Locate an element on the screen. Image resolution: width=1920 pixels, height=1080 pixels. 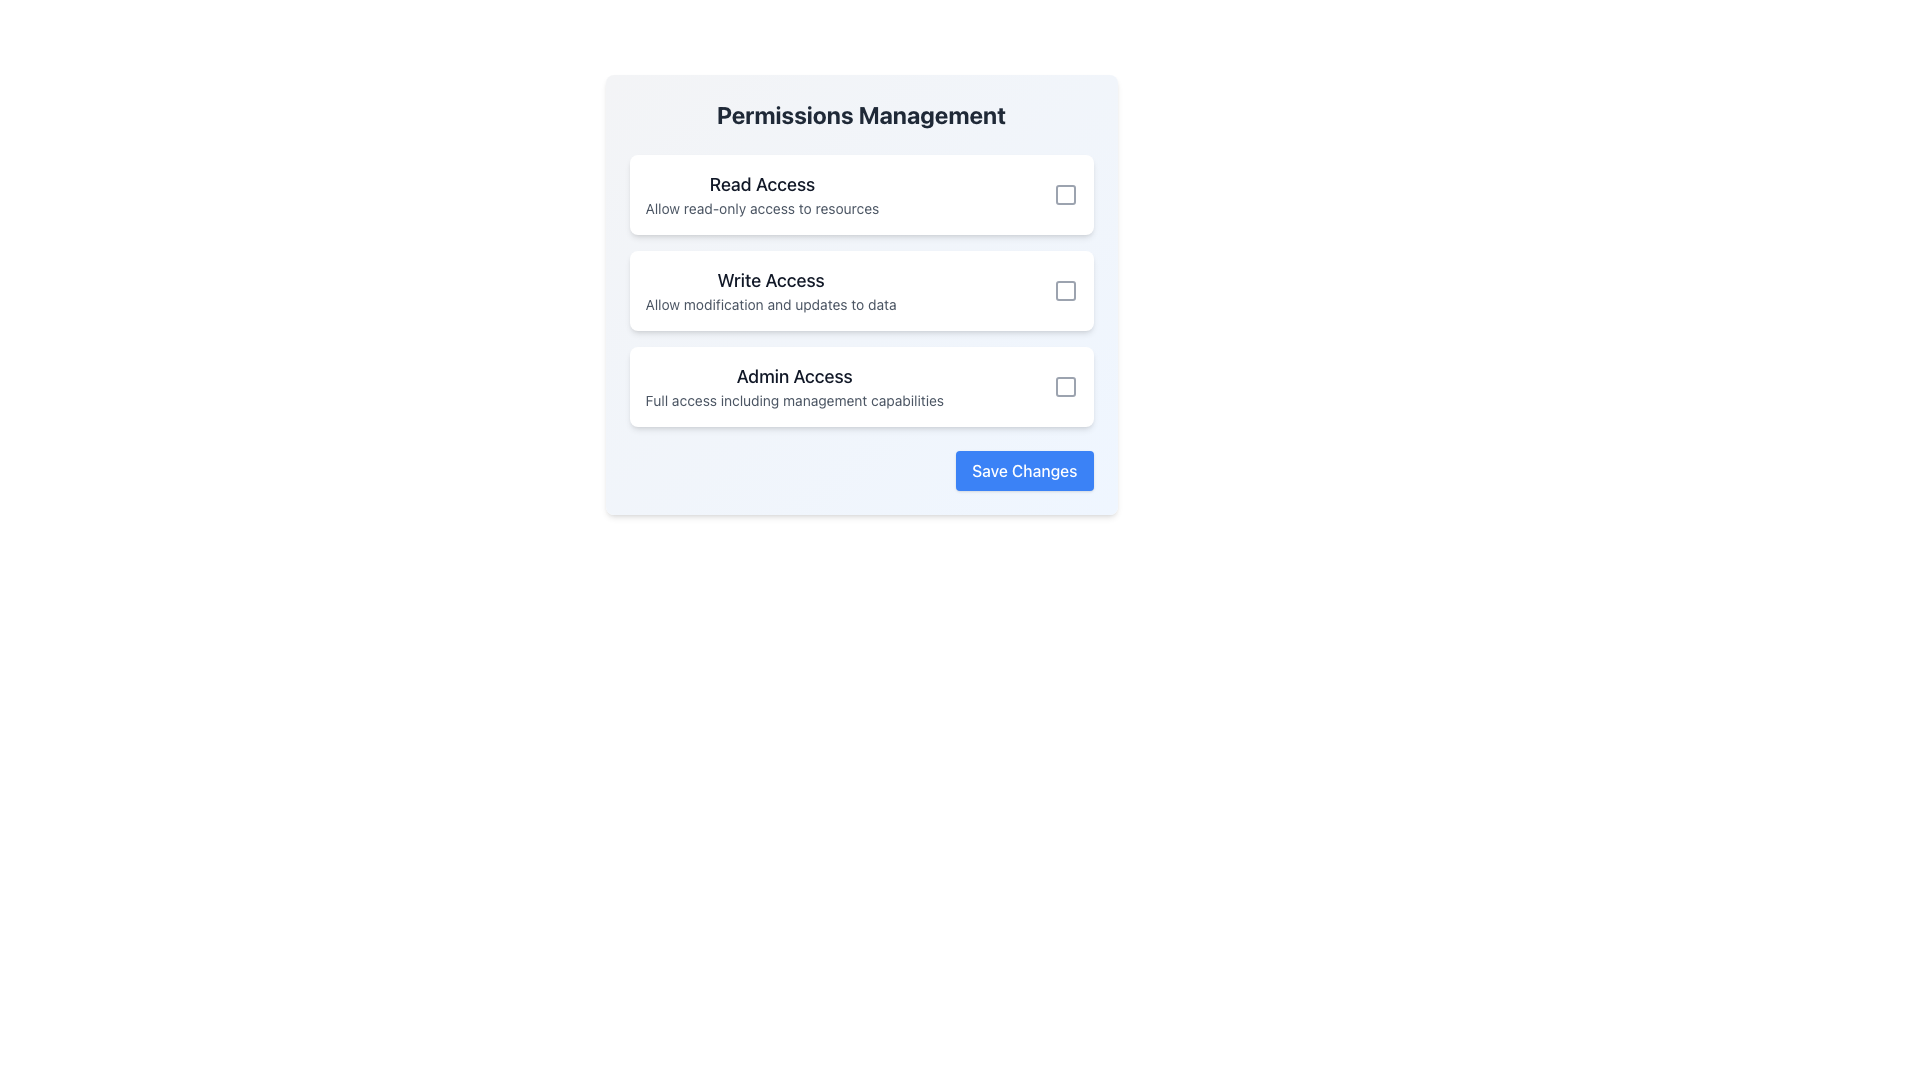
the SVG element indicating the 'Write Access' function in the Permissions Management interface is located at coordinates (1064, 290).